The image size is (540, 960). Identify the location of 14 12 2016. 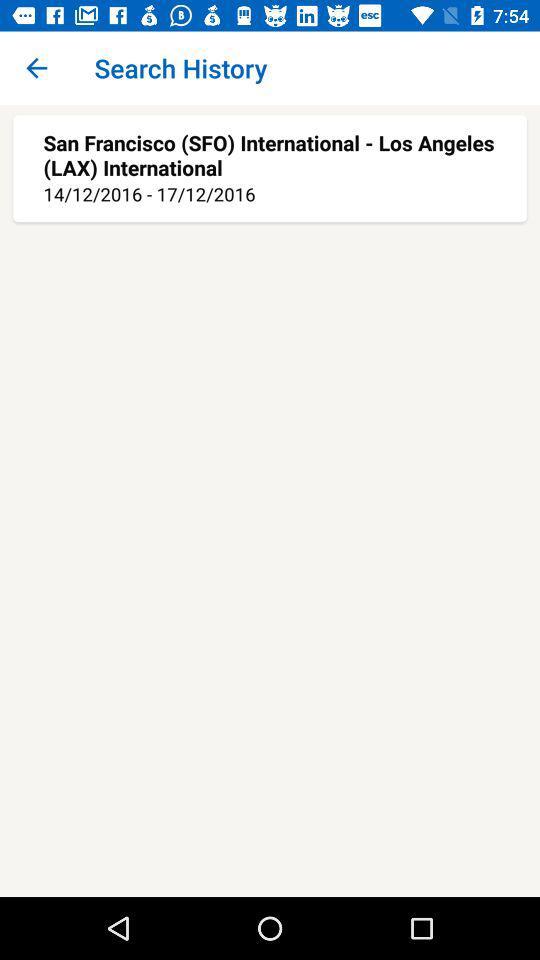
(270, 194).